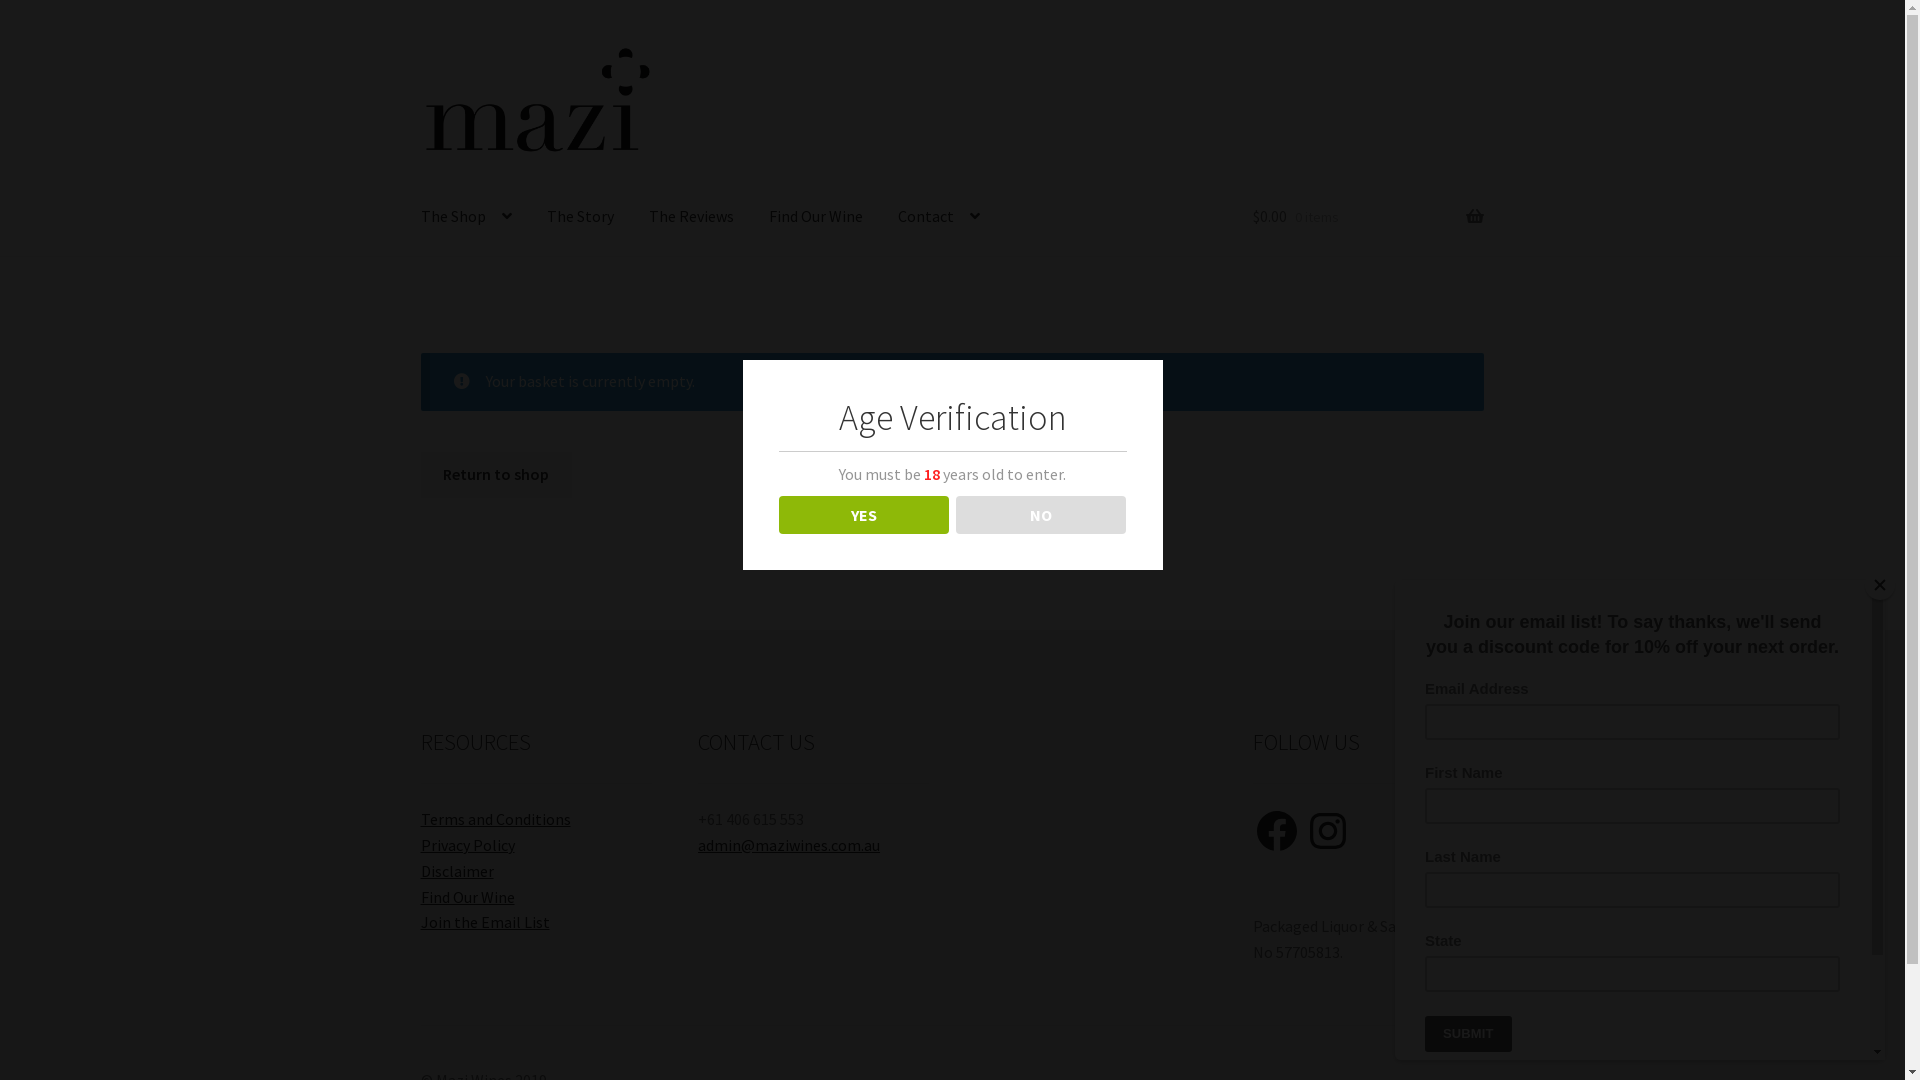 The image size is (1920, 1080). What do you see at coordinates (467, 844) in the screenshot?
I see `'Privacy Policy'` at bounding box center [467, 844].